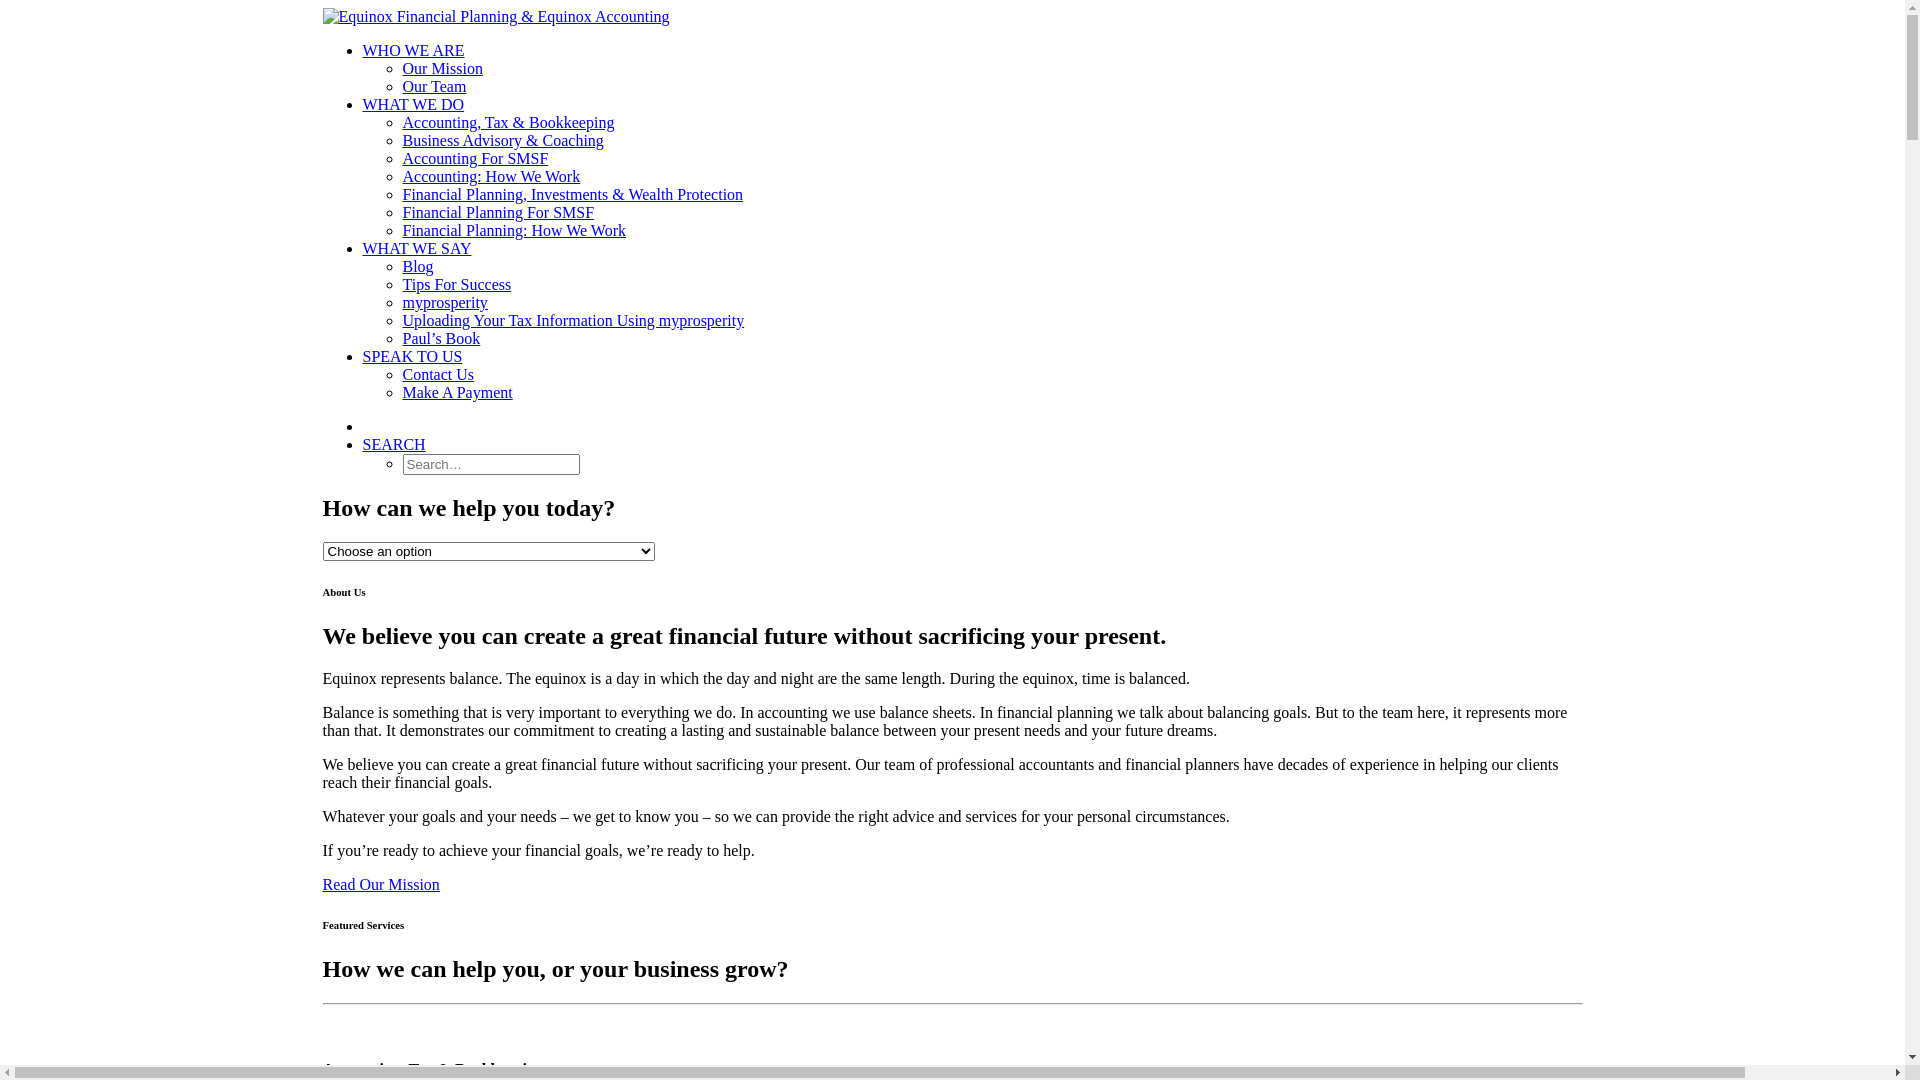 Image resolution: width=1920 pixels, height=1080 pixels. Describe the element at coordinates (571, 194) in the screenshot. I see `'Financial Planning, Investments & Wealth Protection'` at that location.